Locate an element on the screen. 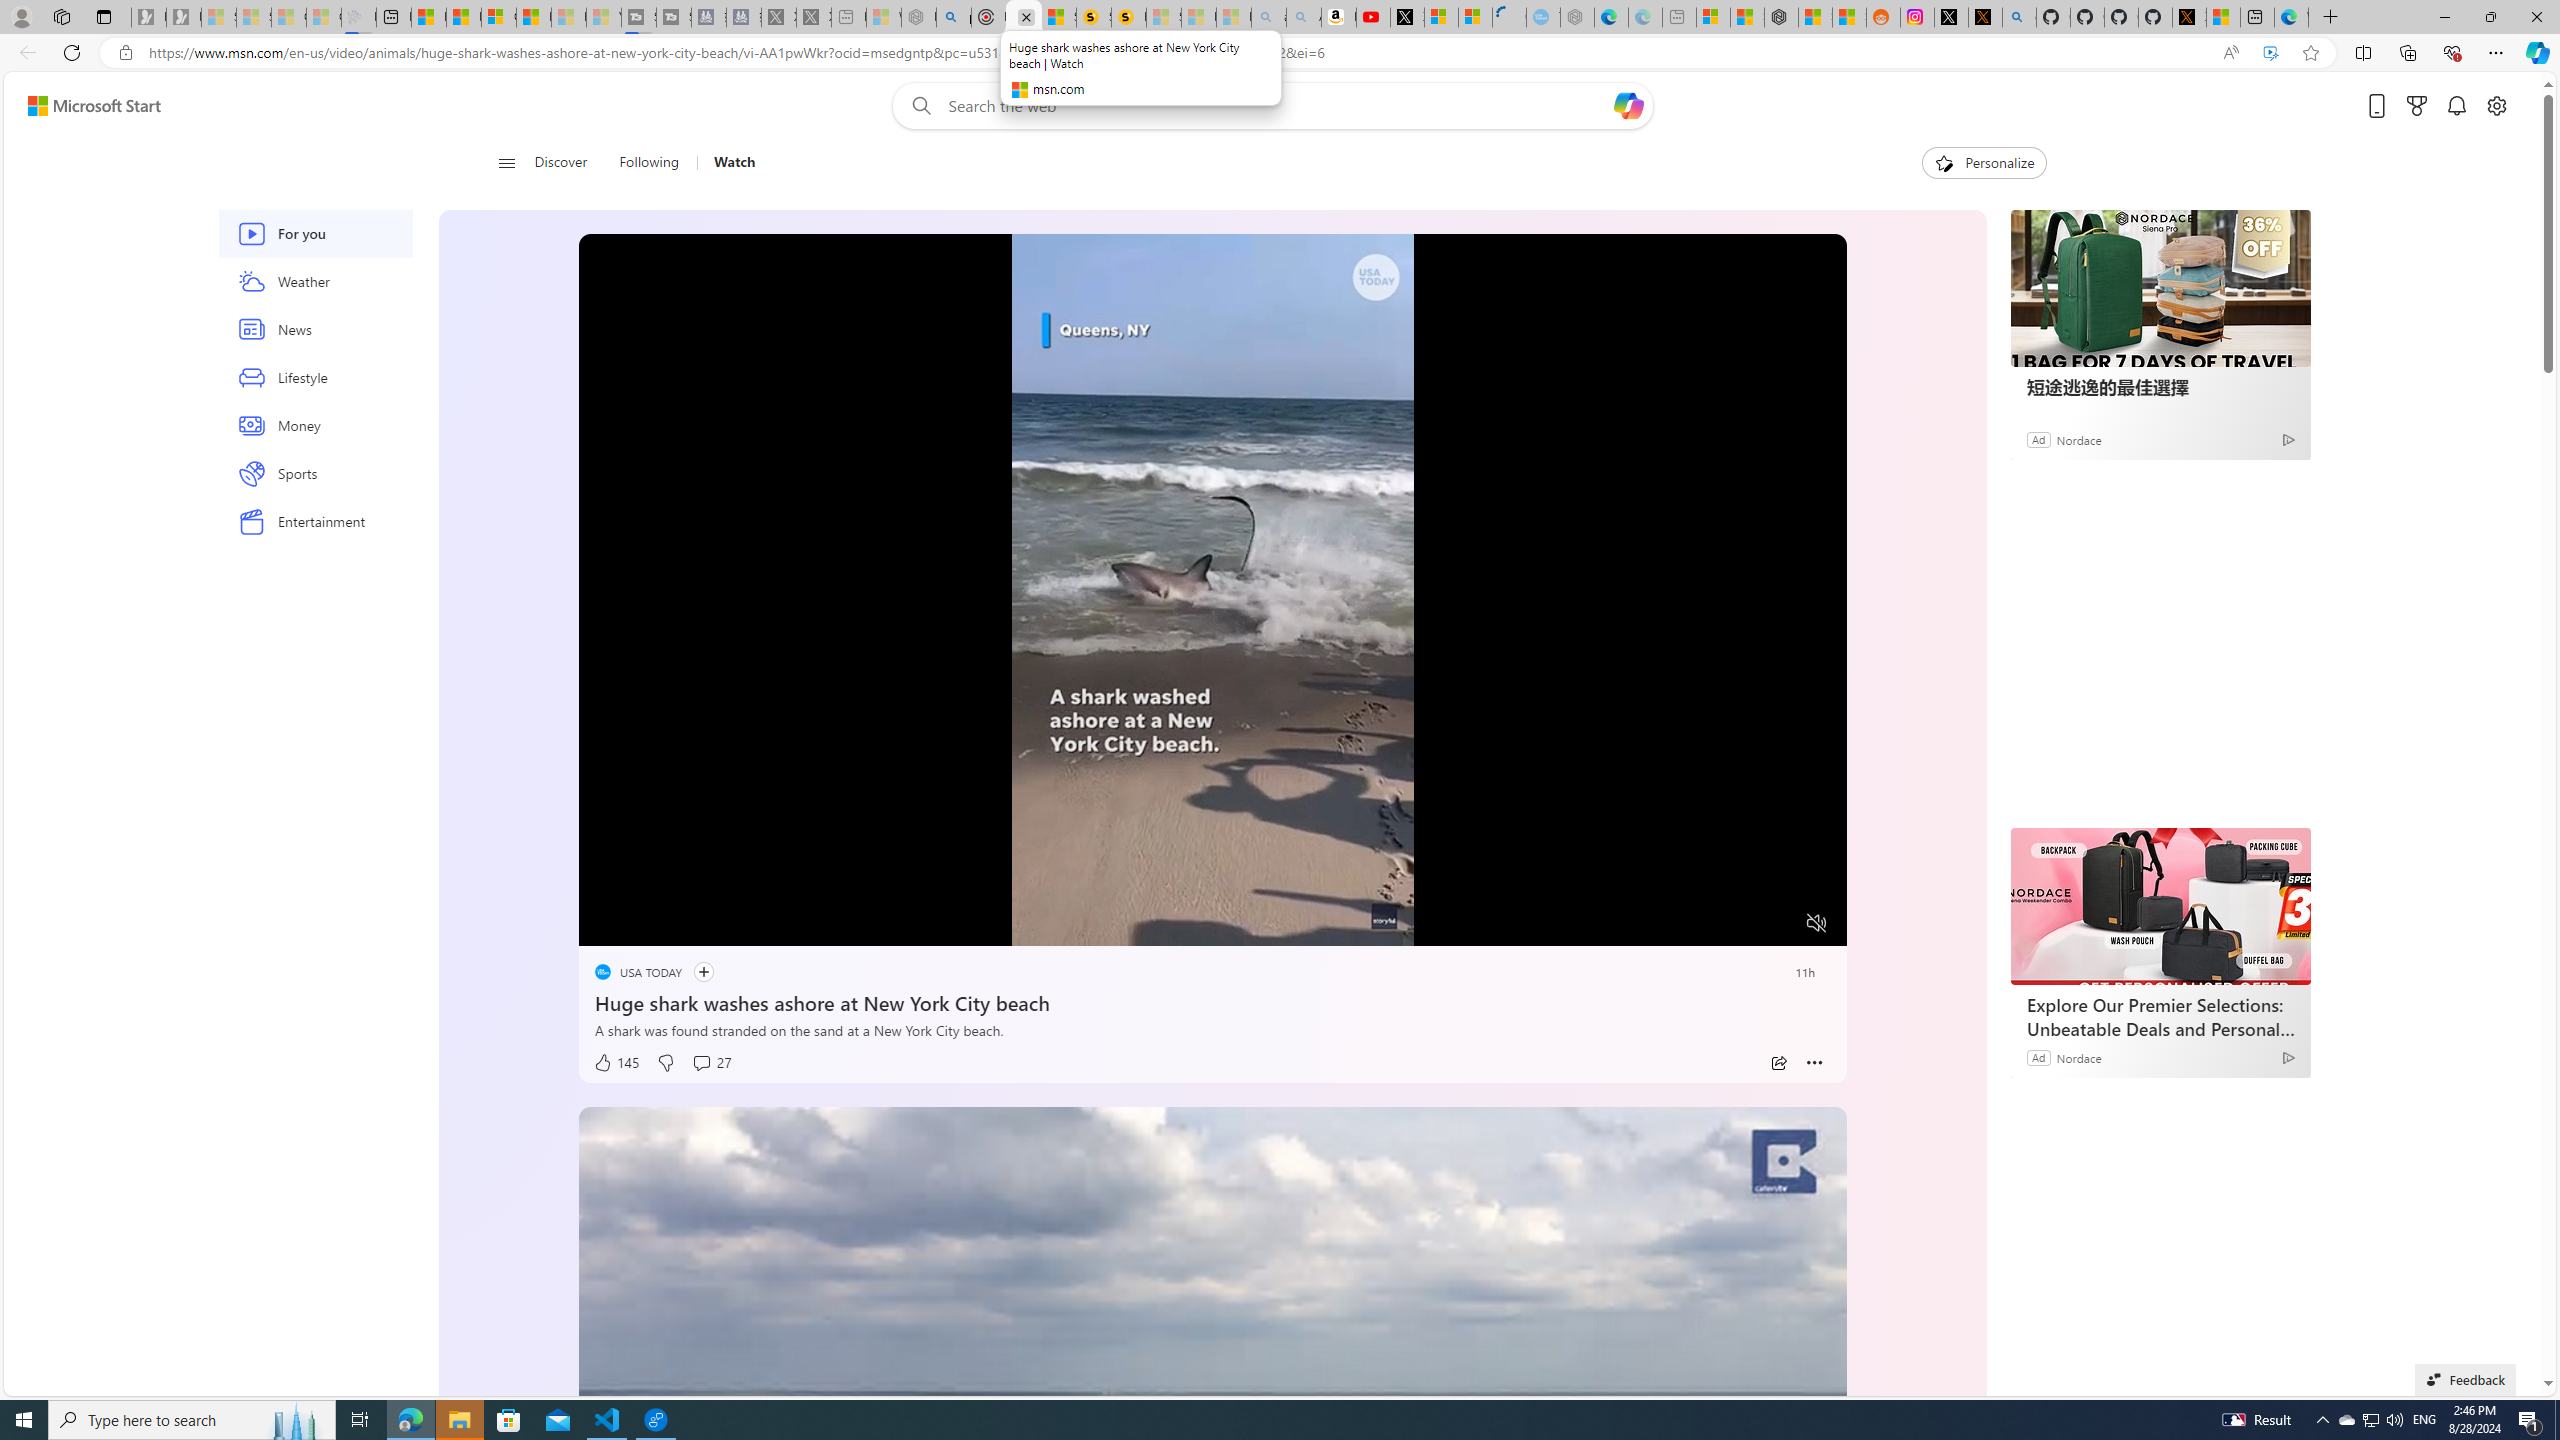 The height and width of the screenshot is (1440, 2560). 'github - Search' is located at coordinates (2018, 16).